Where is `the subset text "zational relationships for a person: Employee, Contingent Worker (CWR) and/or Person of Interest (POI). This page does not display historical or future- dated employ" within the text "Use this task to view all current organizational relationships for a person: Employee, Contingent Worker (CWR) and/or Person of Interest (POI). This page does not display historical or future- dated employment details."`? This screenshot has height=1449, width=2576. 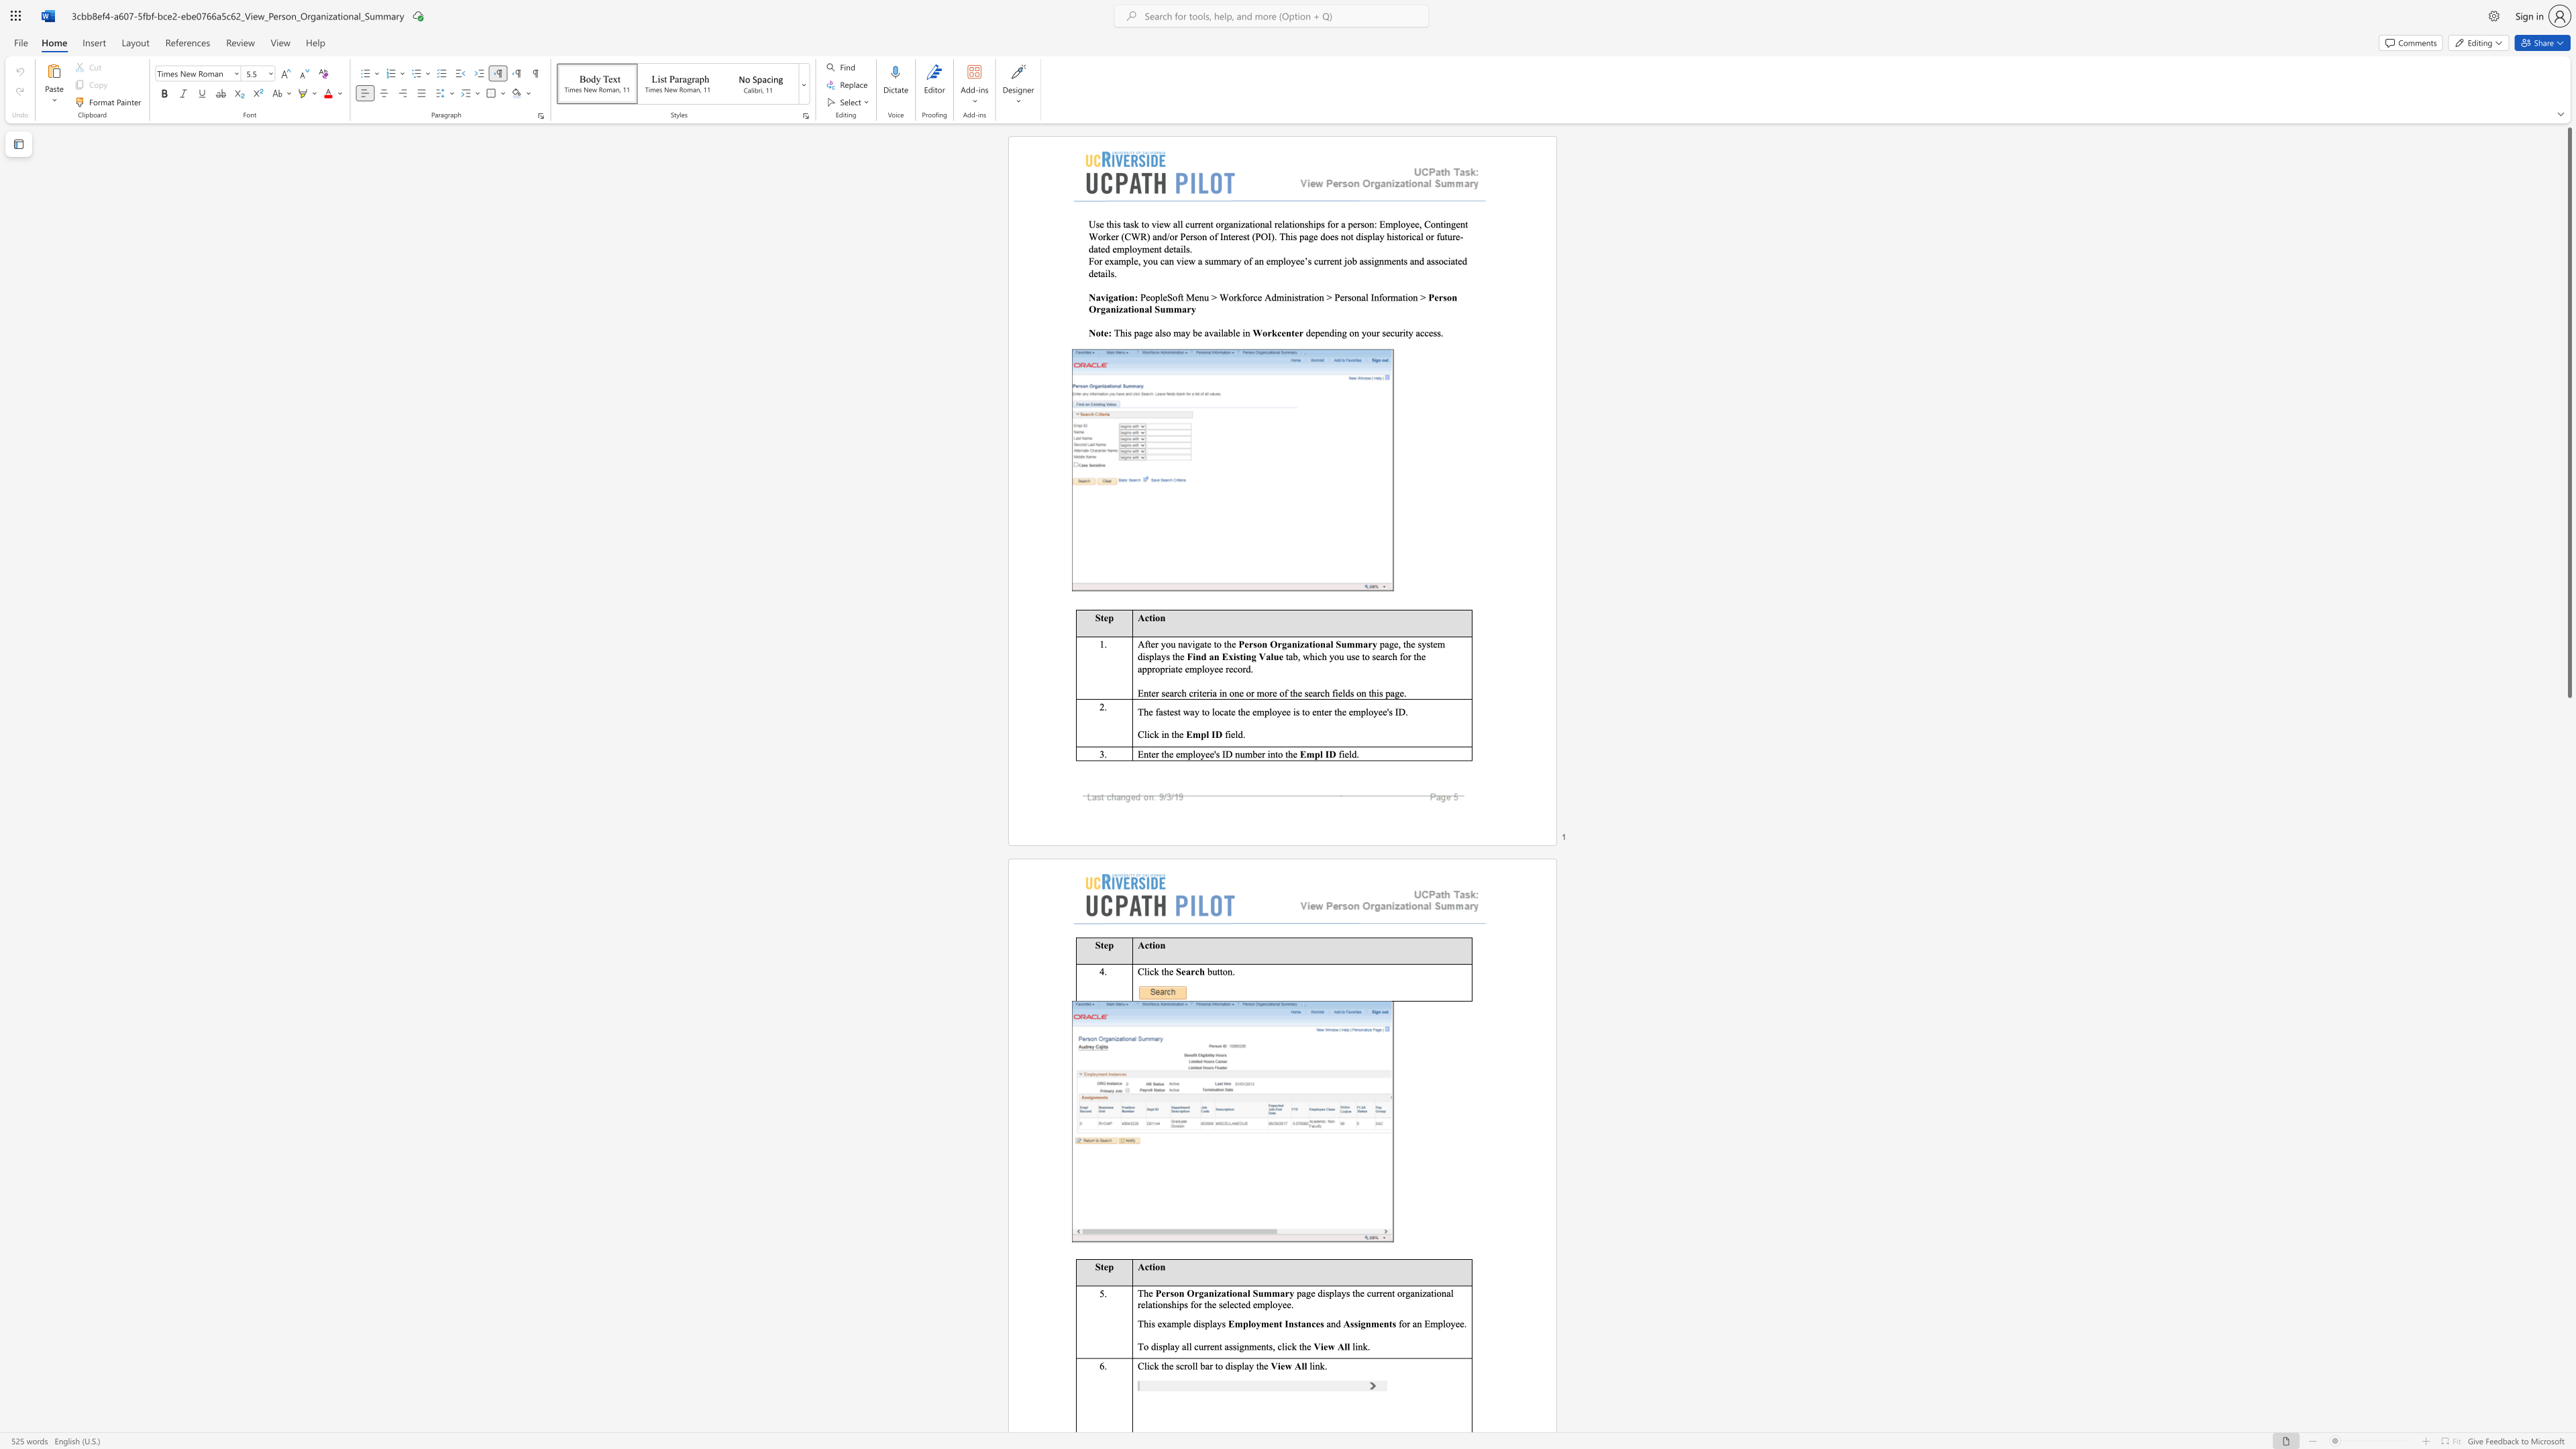 the subset text "zational relationships for a person: Employee, Contingent Worker (CWR) and/or Person of Interest (POI). This page does not display historical or future- dated employ" within the text "Use this task to view all current organizational relationships for a person: Employee, Contingent Worker (CWR) and/or Person of Interest (POI). This page does not display historical or future- dated employment details." is located at coordinates (1240, 223).